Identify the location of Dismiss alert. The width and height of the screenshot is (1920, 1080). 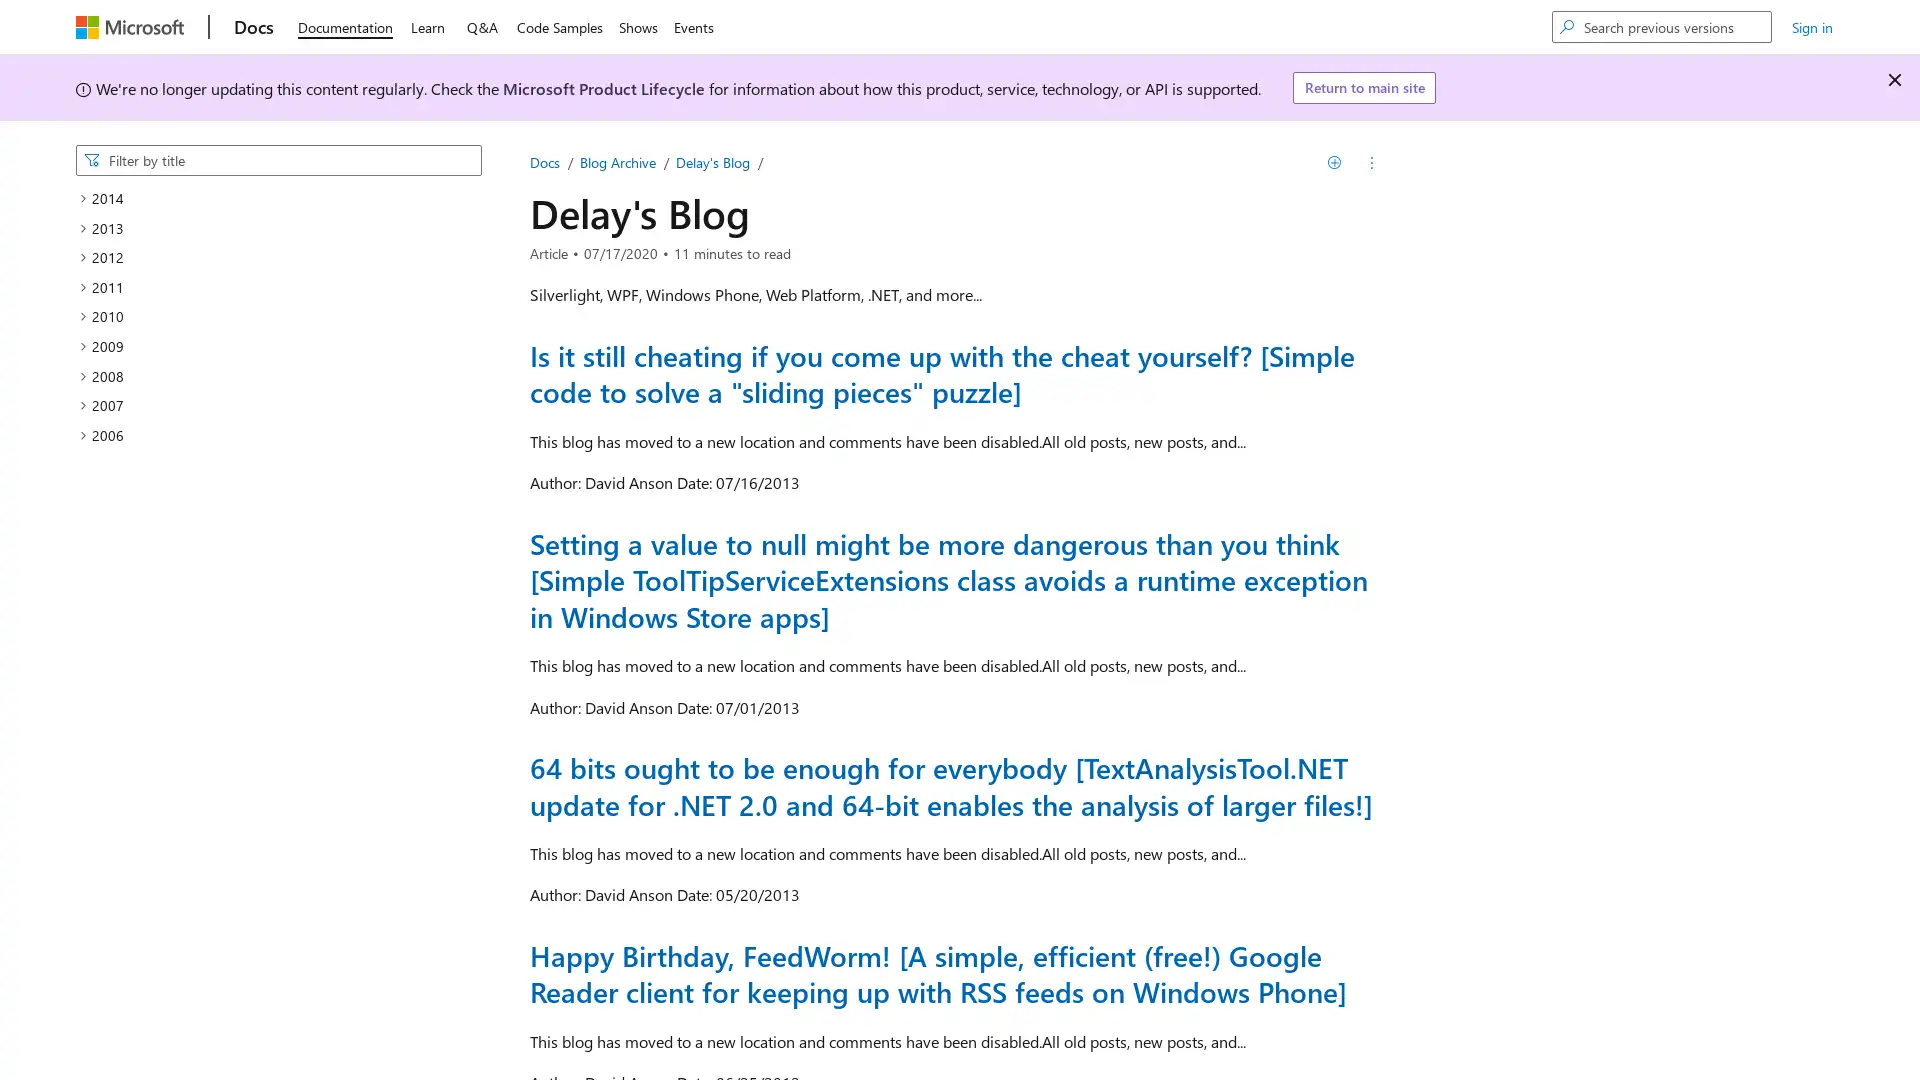
(1894, 79).